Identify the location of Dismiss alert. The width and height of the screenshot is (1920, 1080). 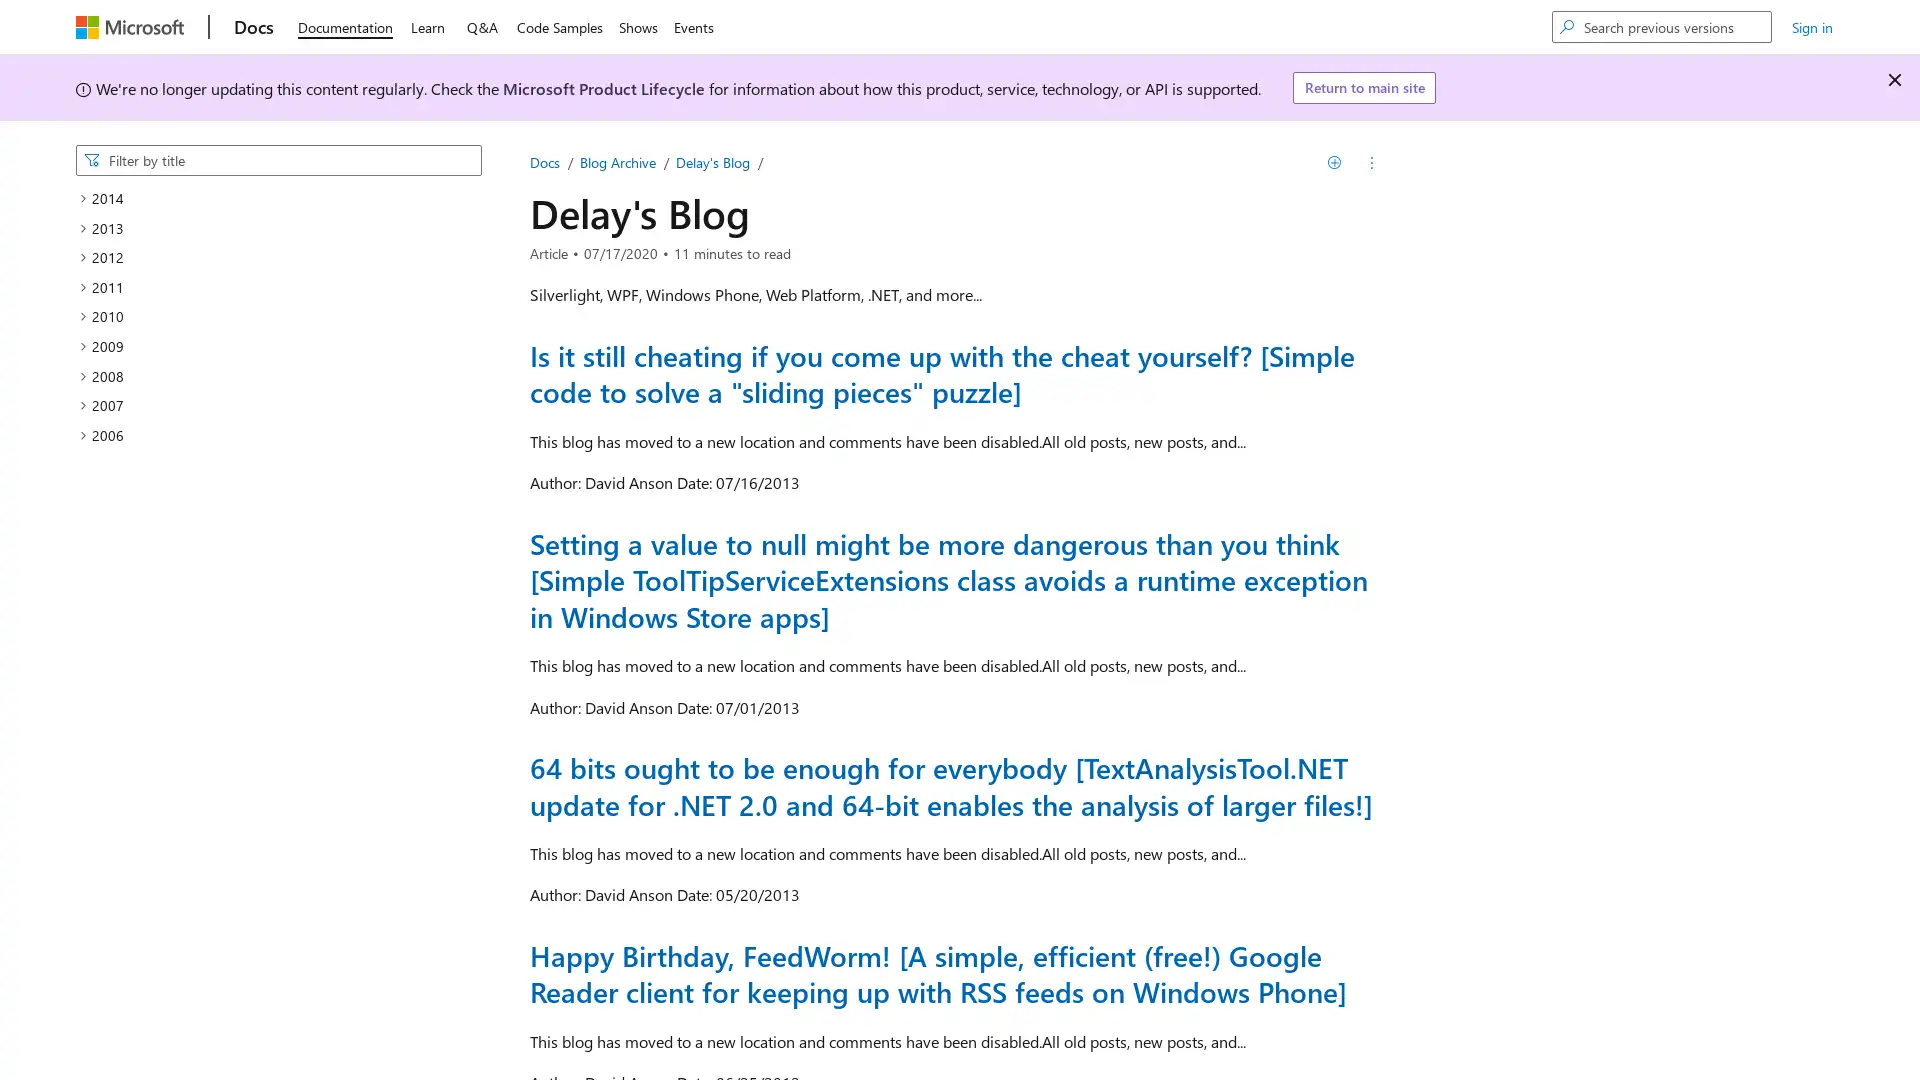
(1894, 79).